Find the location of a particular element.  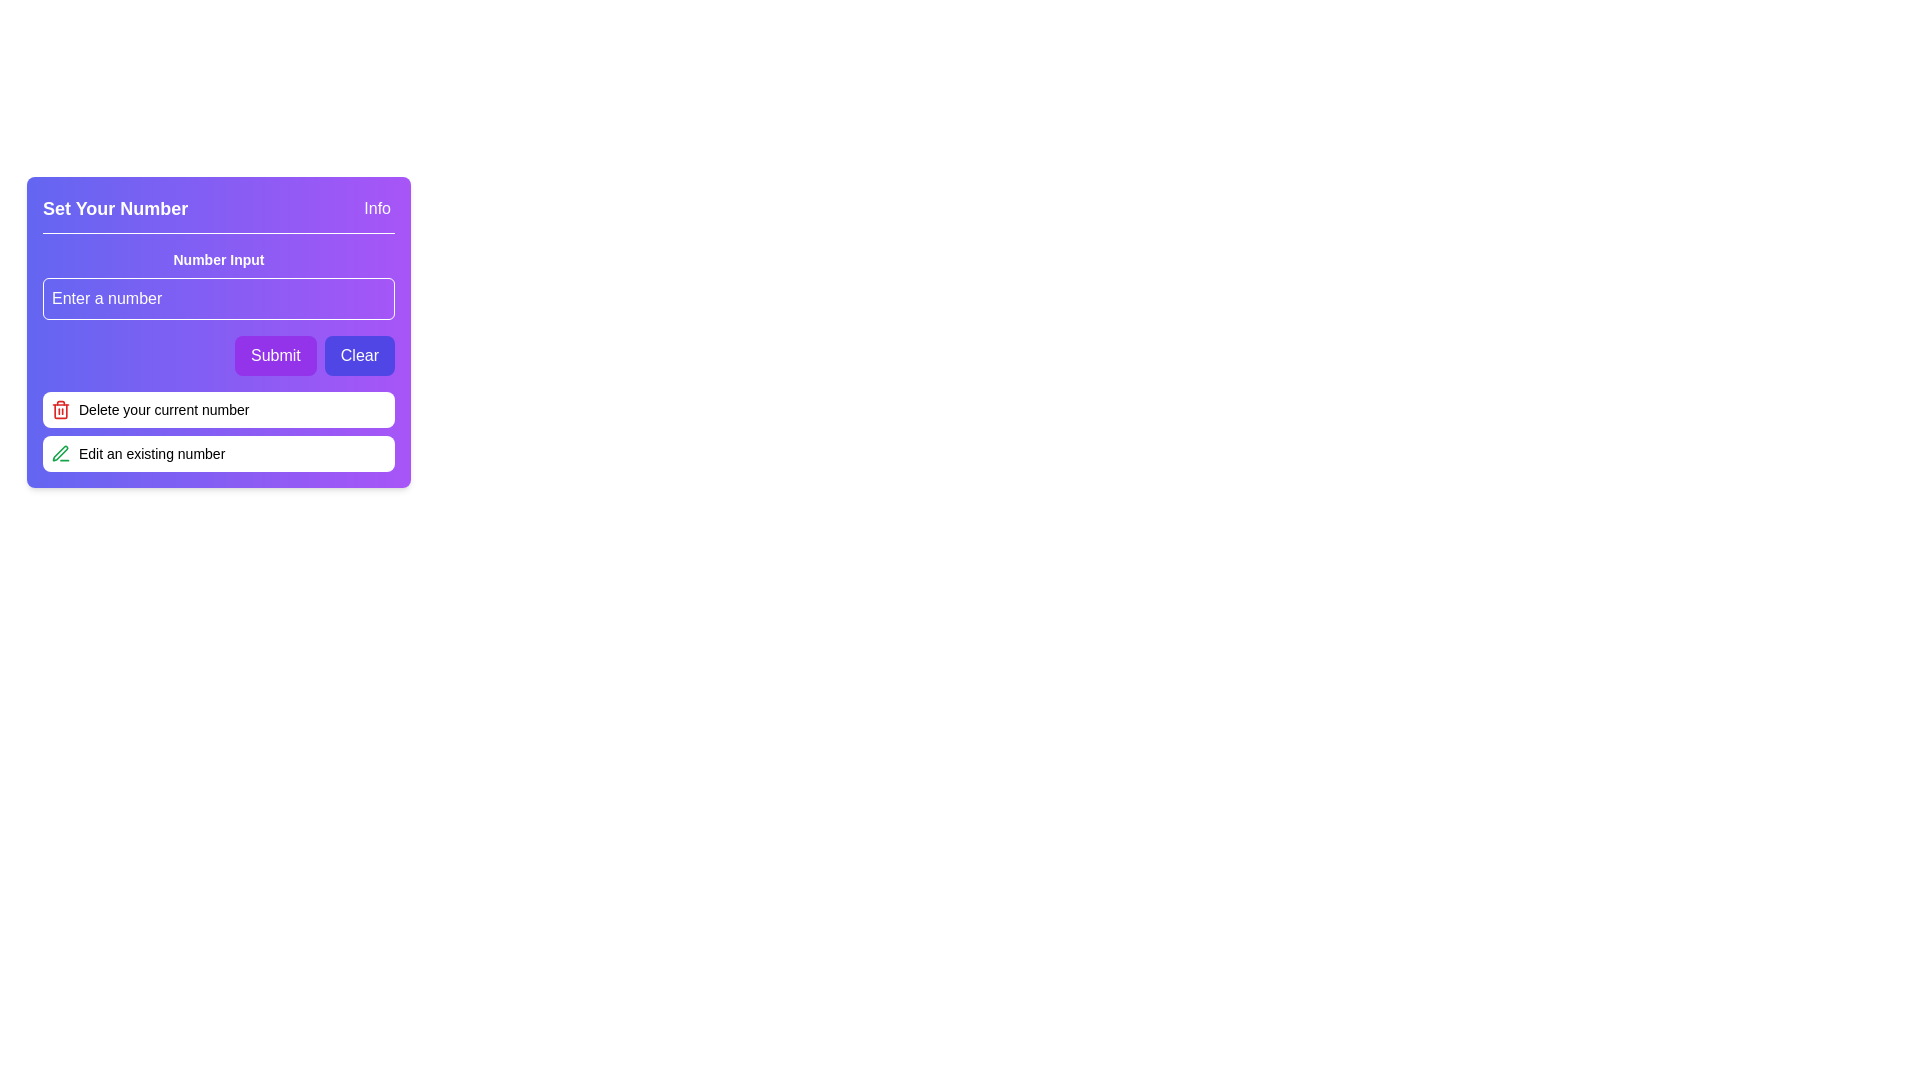

the descriptive text label for the number input field located at the top of the purple card-like interface is located at coordinates (219, 258).